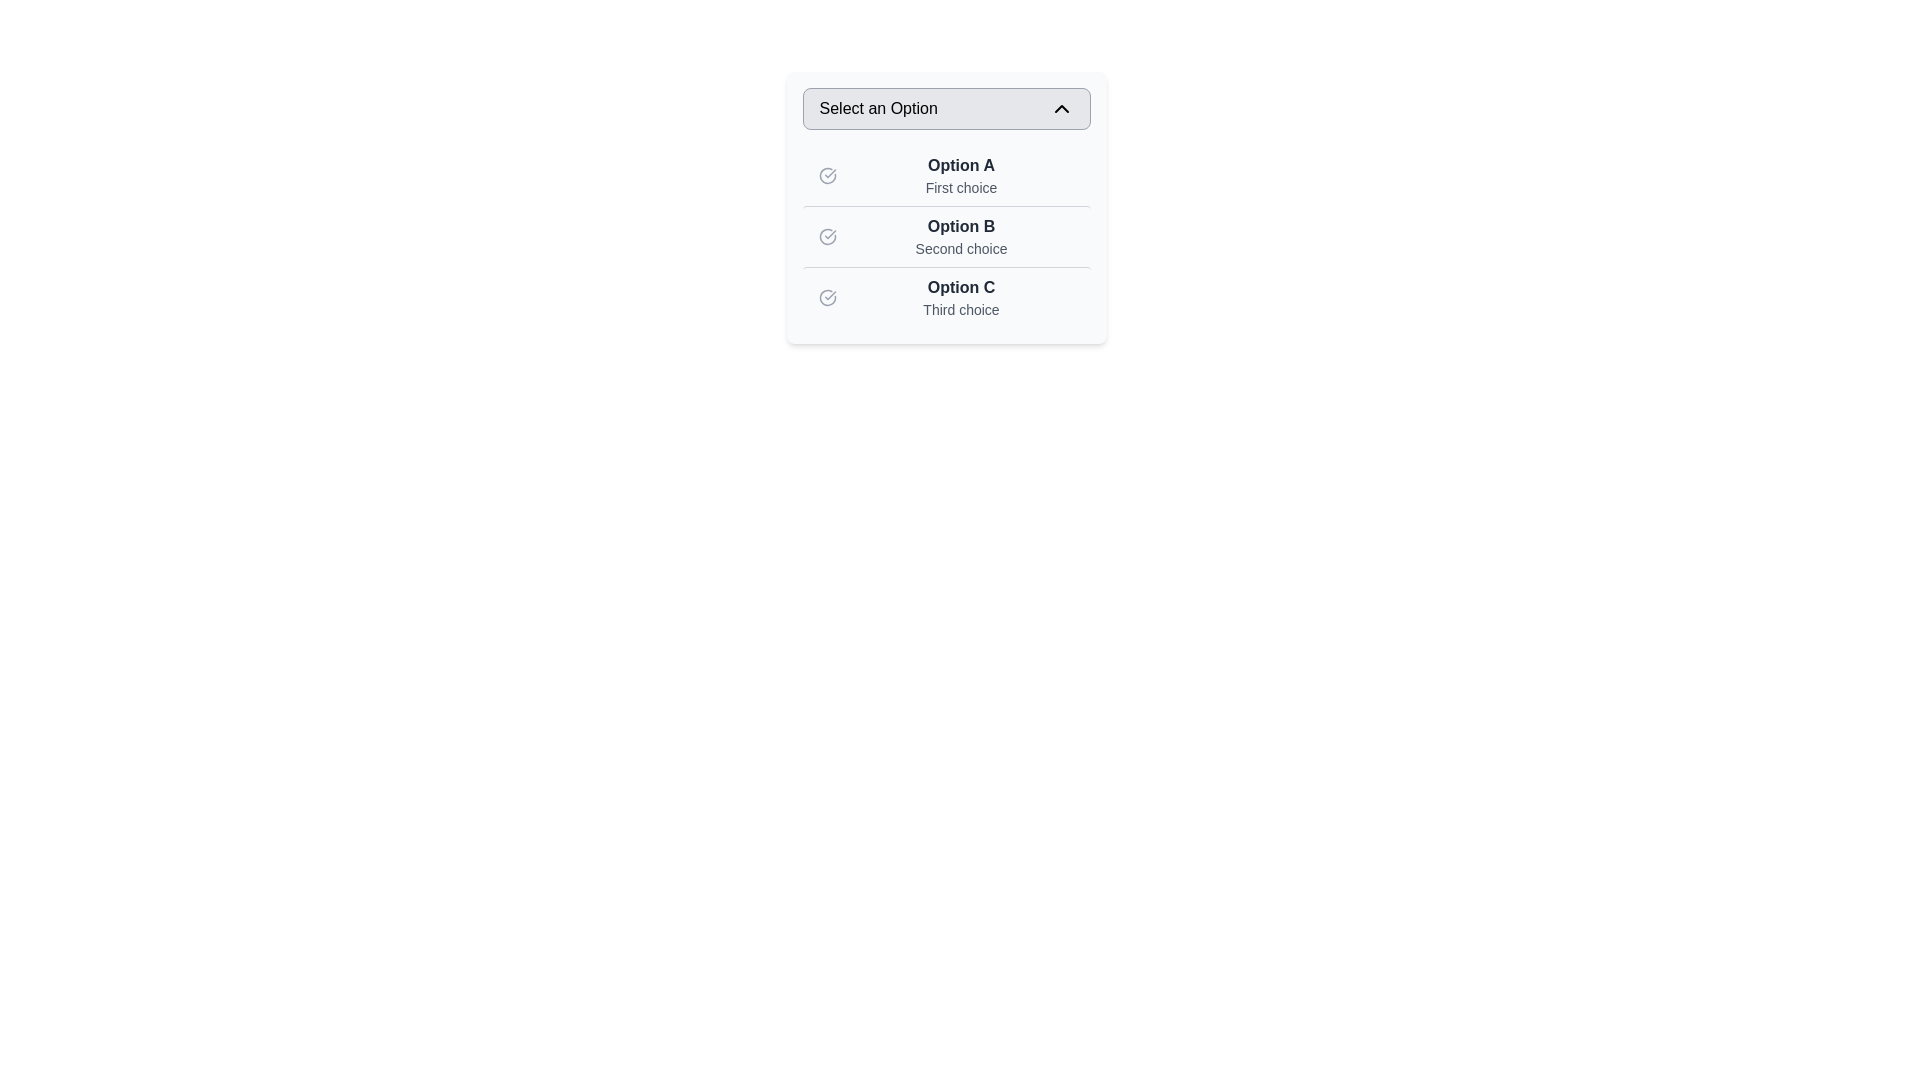  What do you see at coordinates (961, 226) in the screenshot?
I see `the text label displaying 'Option B' in a bold font` at bounding box center [961, 226].